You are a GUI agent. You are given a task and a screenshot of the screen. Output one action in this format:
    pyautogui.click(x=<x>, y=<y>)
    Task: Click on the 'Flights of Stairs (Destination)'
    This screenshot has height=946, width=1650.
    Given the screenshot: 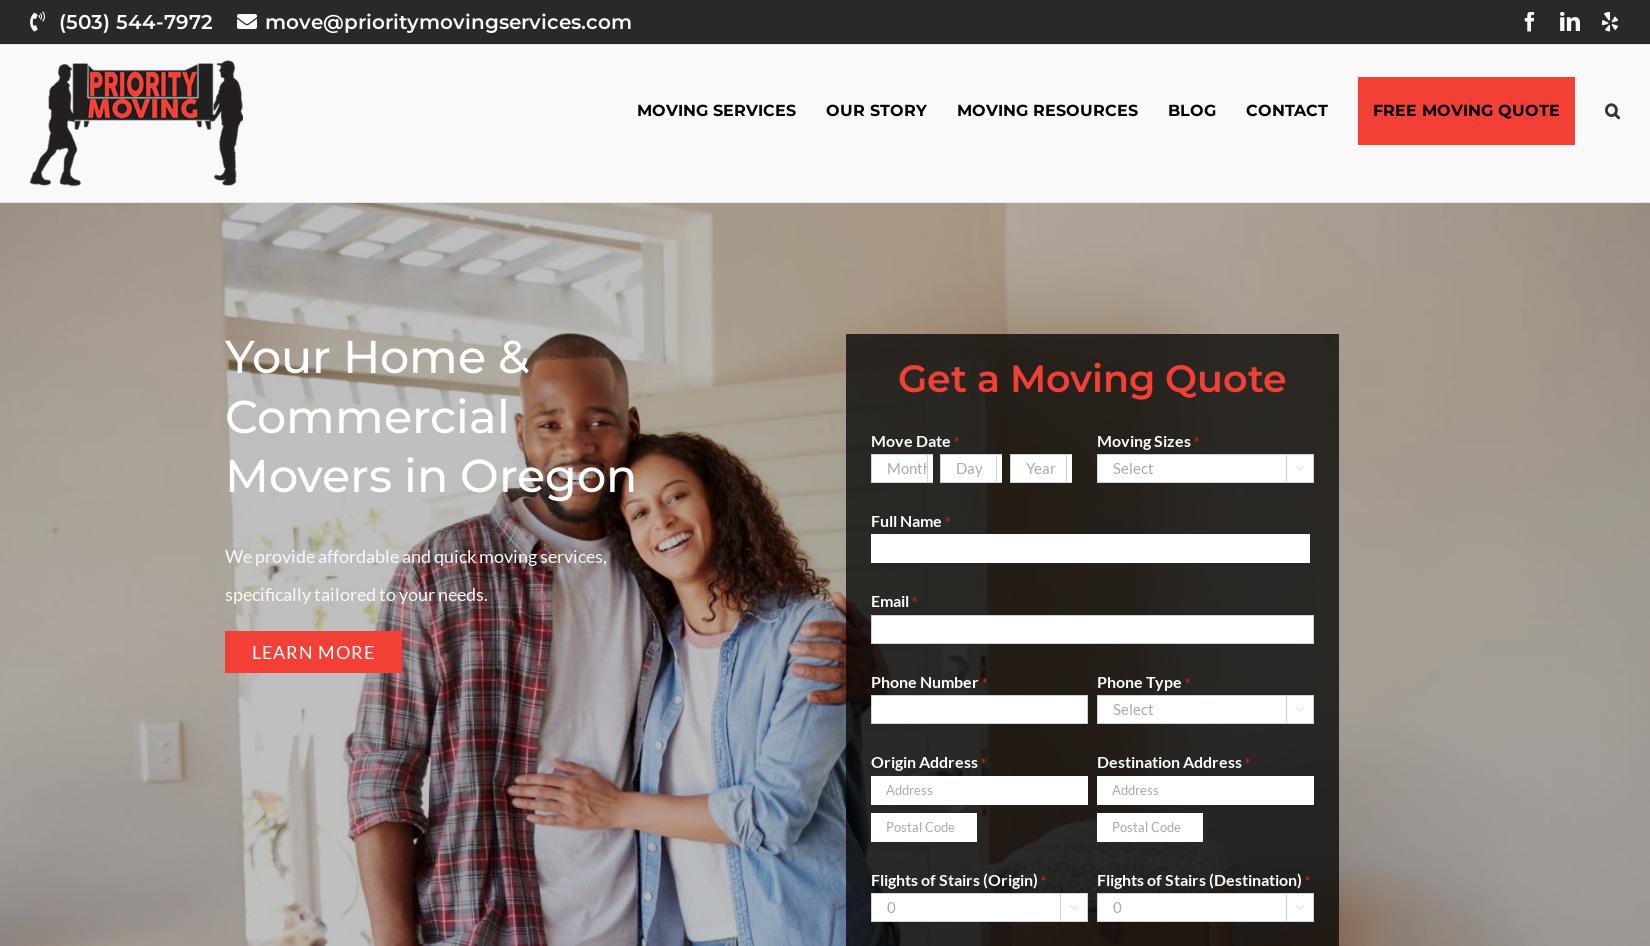 What is the action you would take?
    pyautogui.click(x=1198, y=877)
    